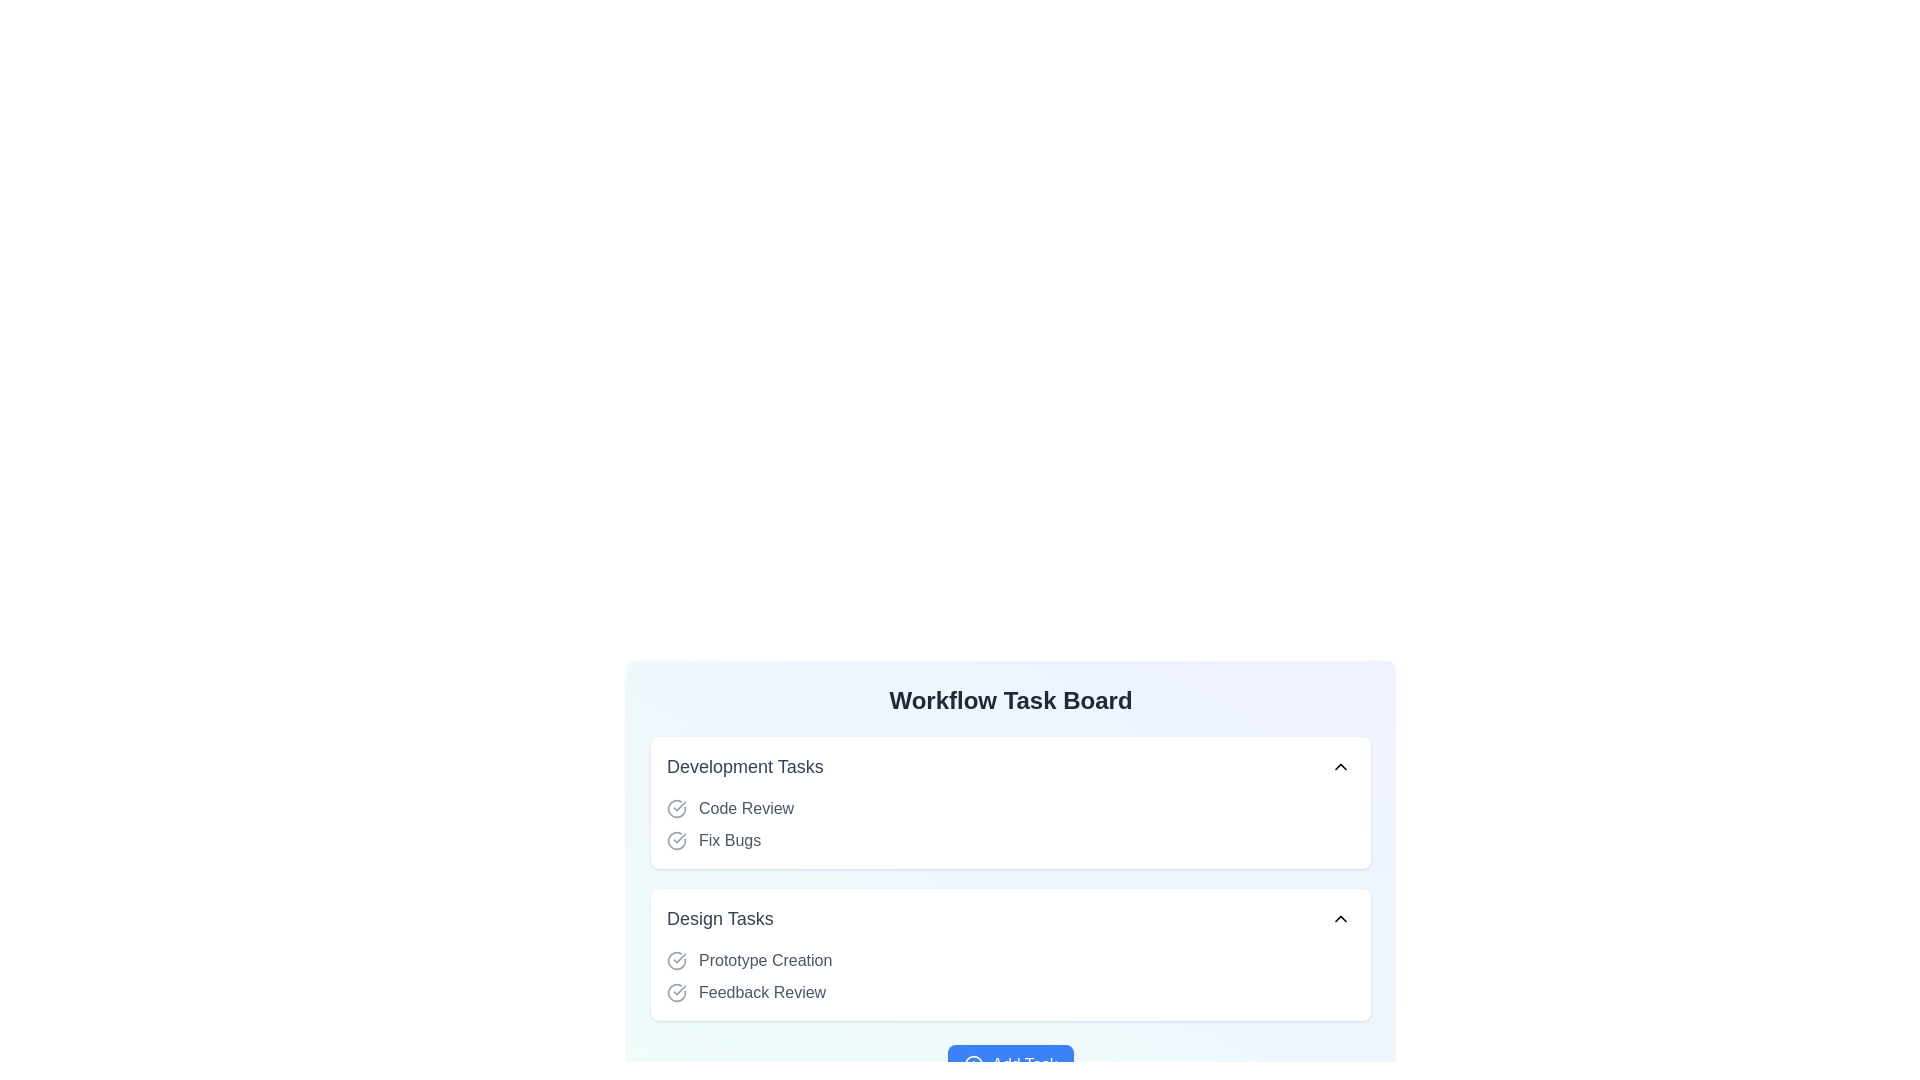 This screenshot has height=1080, width=1920. Describe the element at coordinates (1340, 766) in the screenshot. I see `the icon button located at the far-right of the 'Development Tasks' section` at that location.